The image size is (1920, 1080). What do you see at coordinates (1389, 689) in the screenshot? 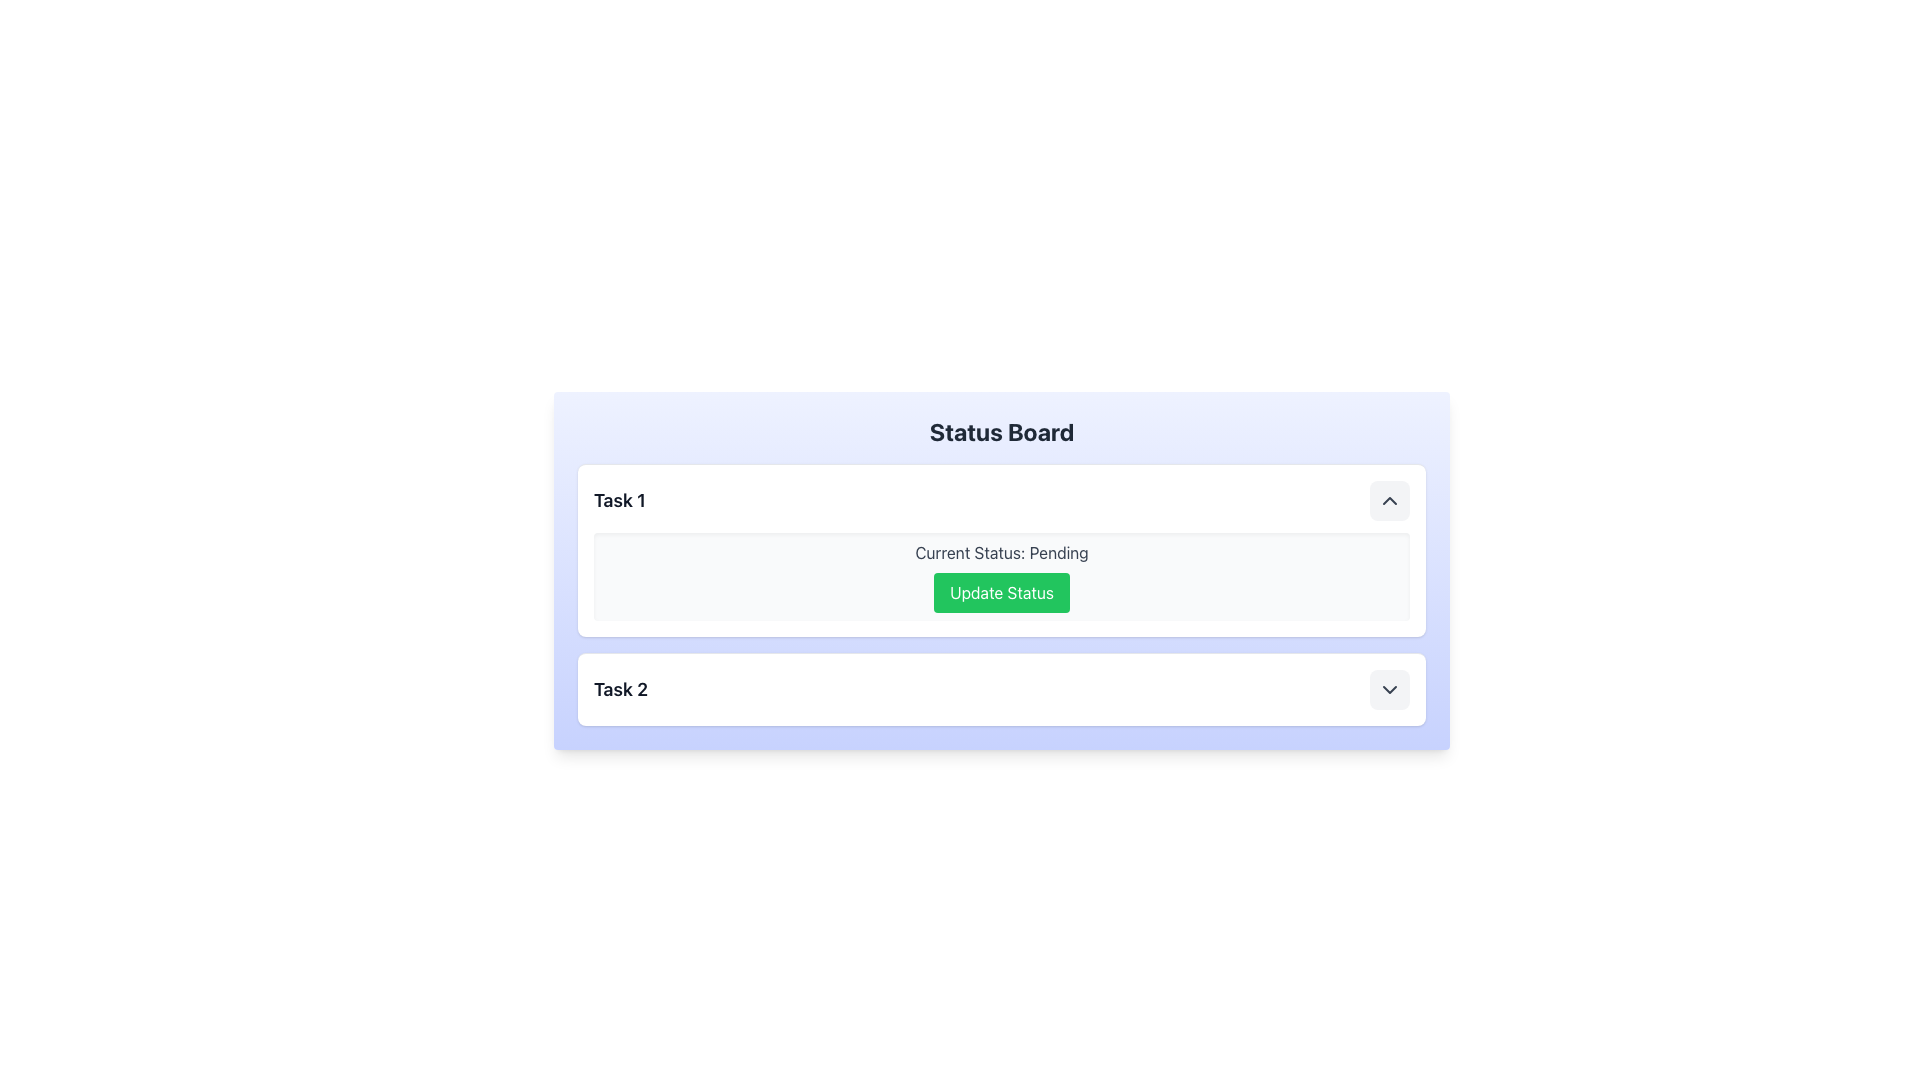
I see `the downward-pointing chevron arrow SVG icon located at the center of the dropdown toggle button in the bottom-right corner of the 'Task 2' task box` at bounding box center [1389, 689].